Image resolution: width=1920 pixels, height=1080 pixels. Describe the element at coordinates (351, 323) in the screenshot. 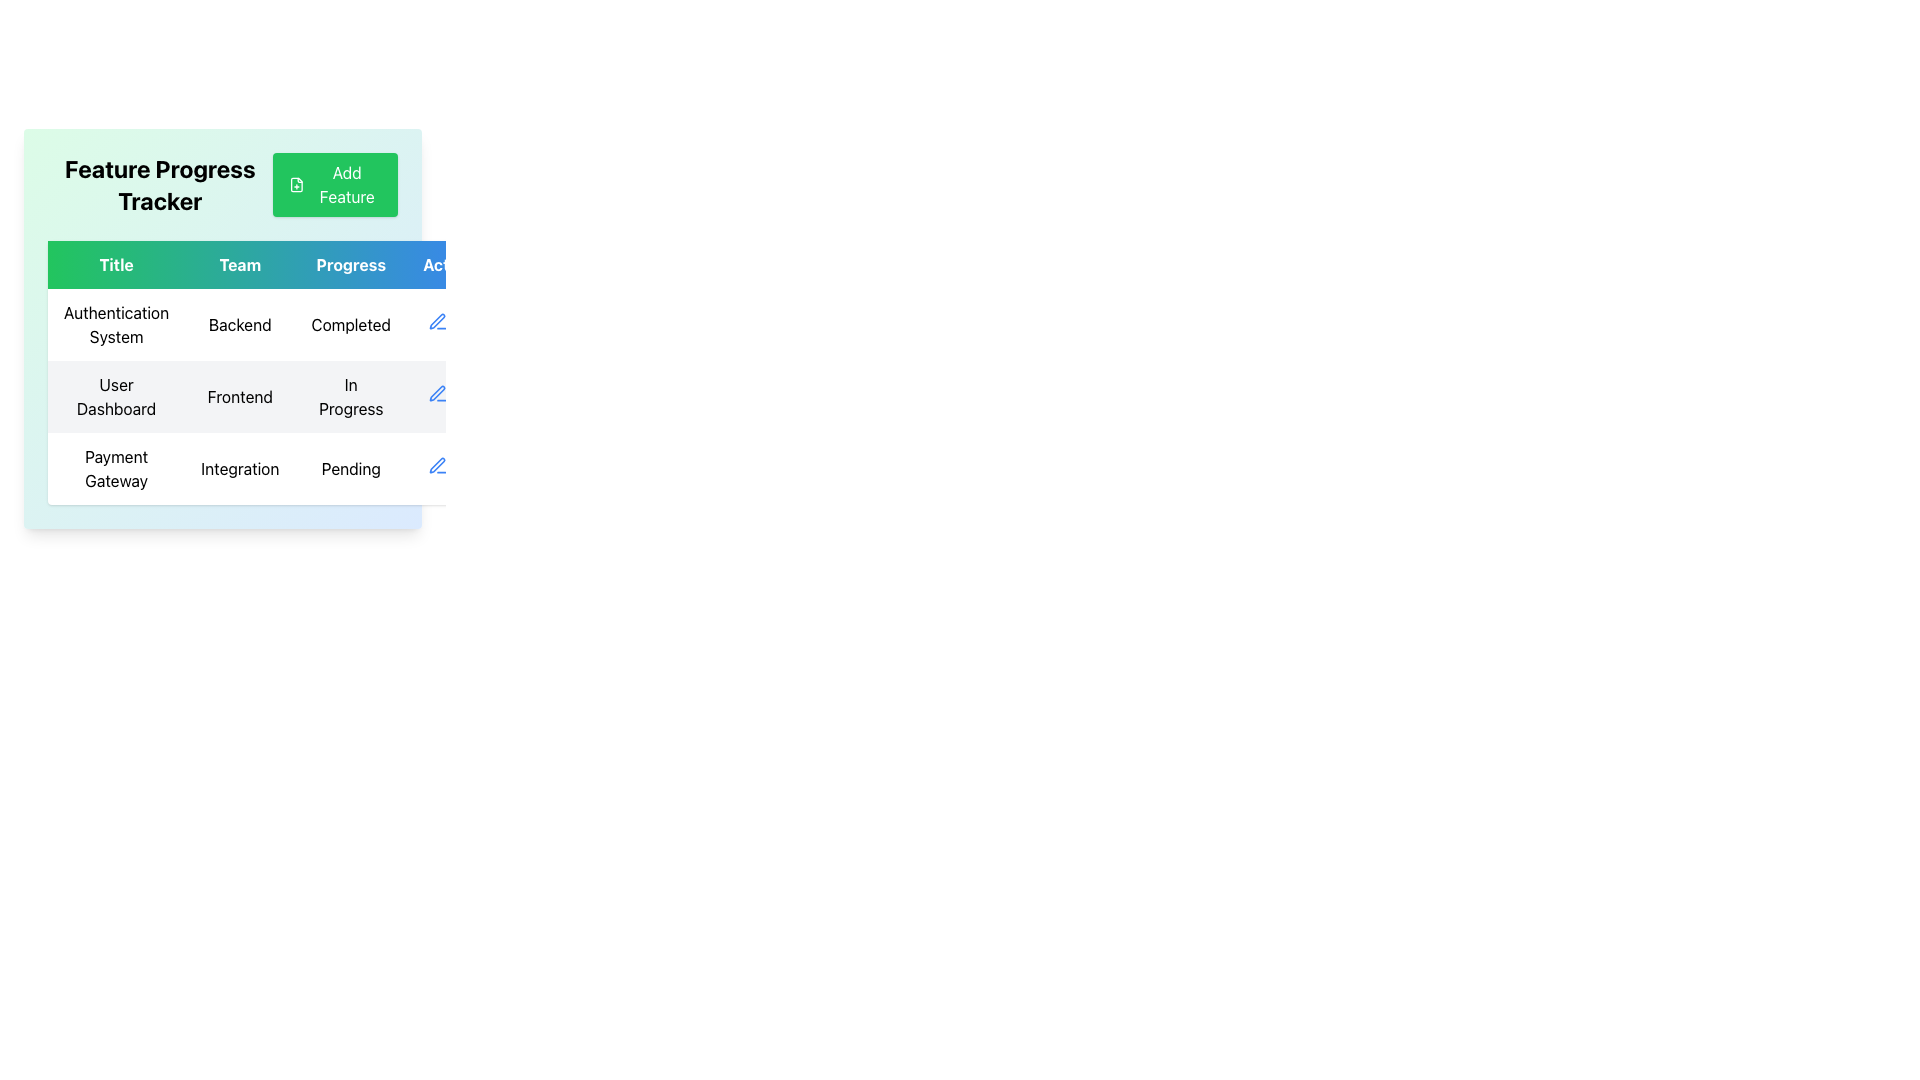

I see `the text label reading 'Completed' in the 'Progress' column of the 'Authentication System' row` at that location.